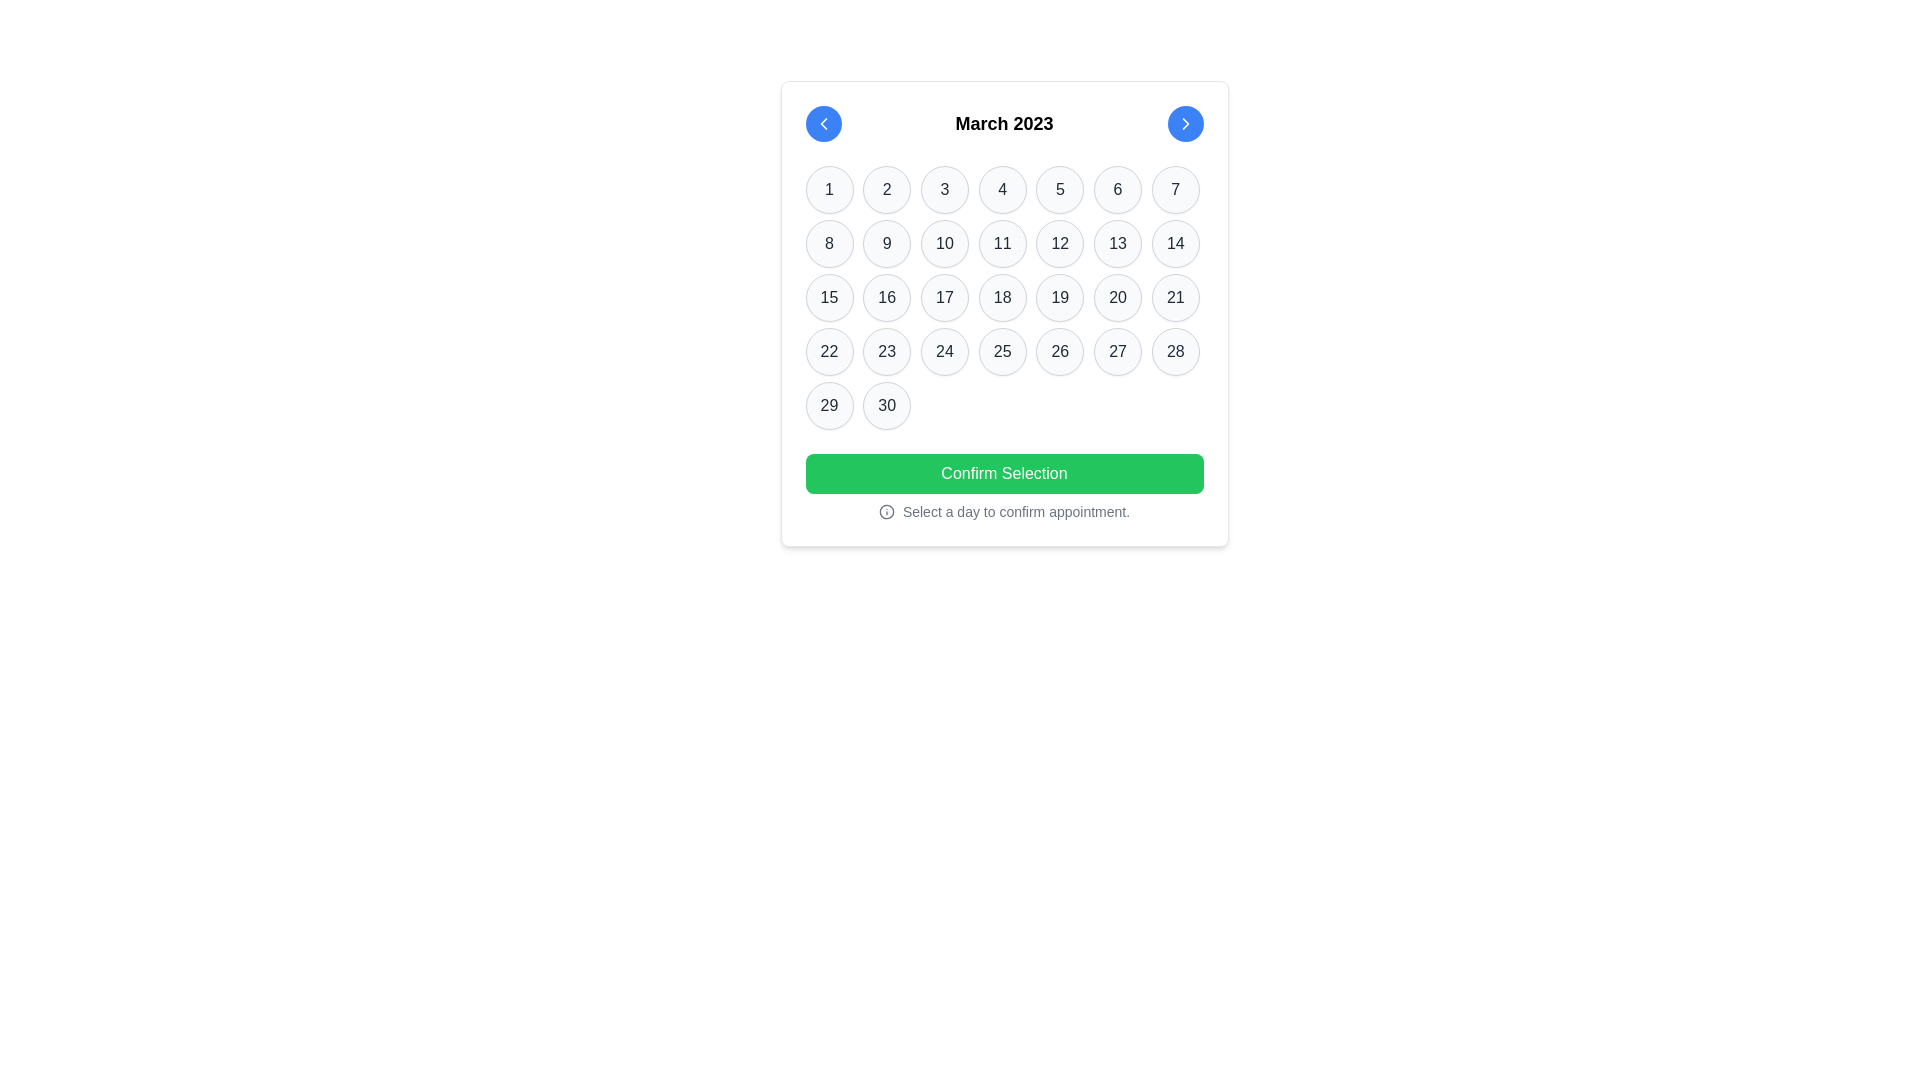 The width and height of the screenshot is (1920, 1080). Describe the element at coordinates (1185, 123) in the screenshot. I see `the rightward-facing chevron icon inside the blue circular button located in the top-right corner of the calendar interface` at that location.